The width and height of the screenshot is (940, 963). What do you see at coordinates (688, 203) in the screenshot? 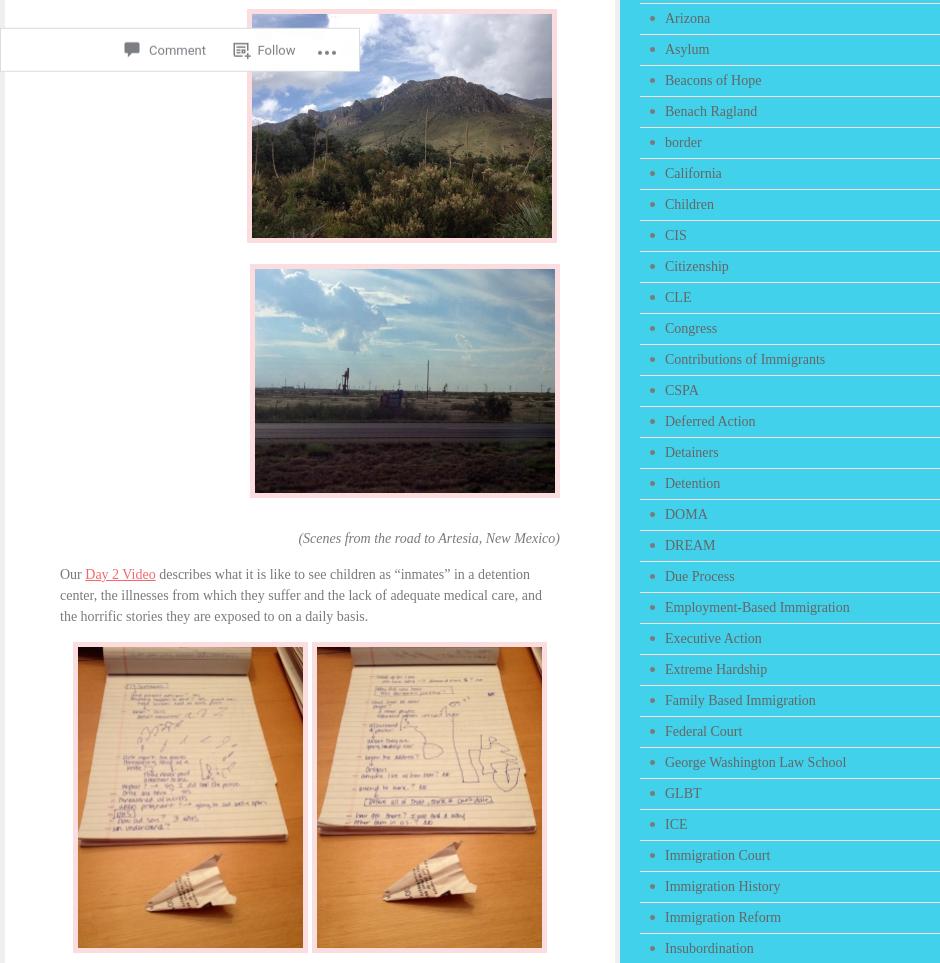
I see `'Children'` at bounding box center [688, 203].